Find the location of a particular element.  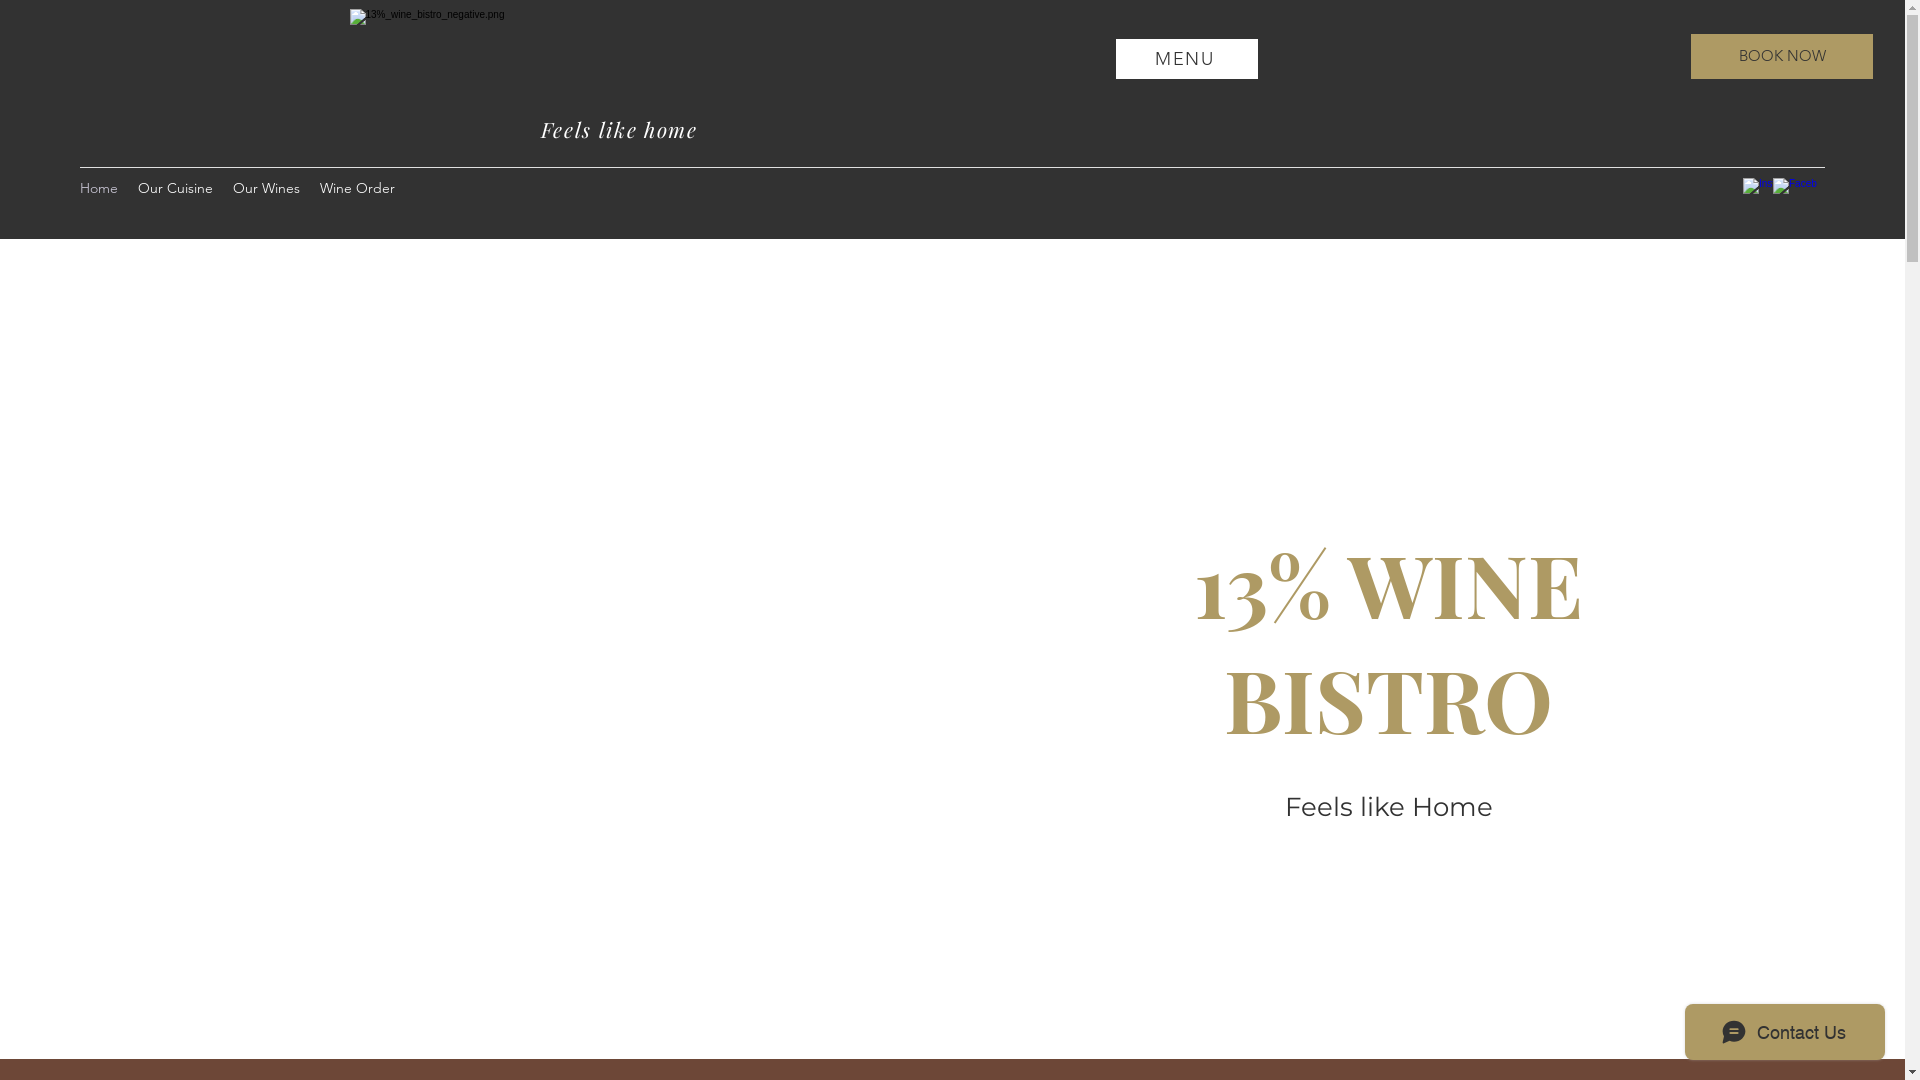

'Home' is located at coordinates (98, 188).